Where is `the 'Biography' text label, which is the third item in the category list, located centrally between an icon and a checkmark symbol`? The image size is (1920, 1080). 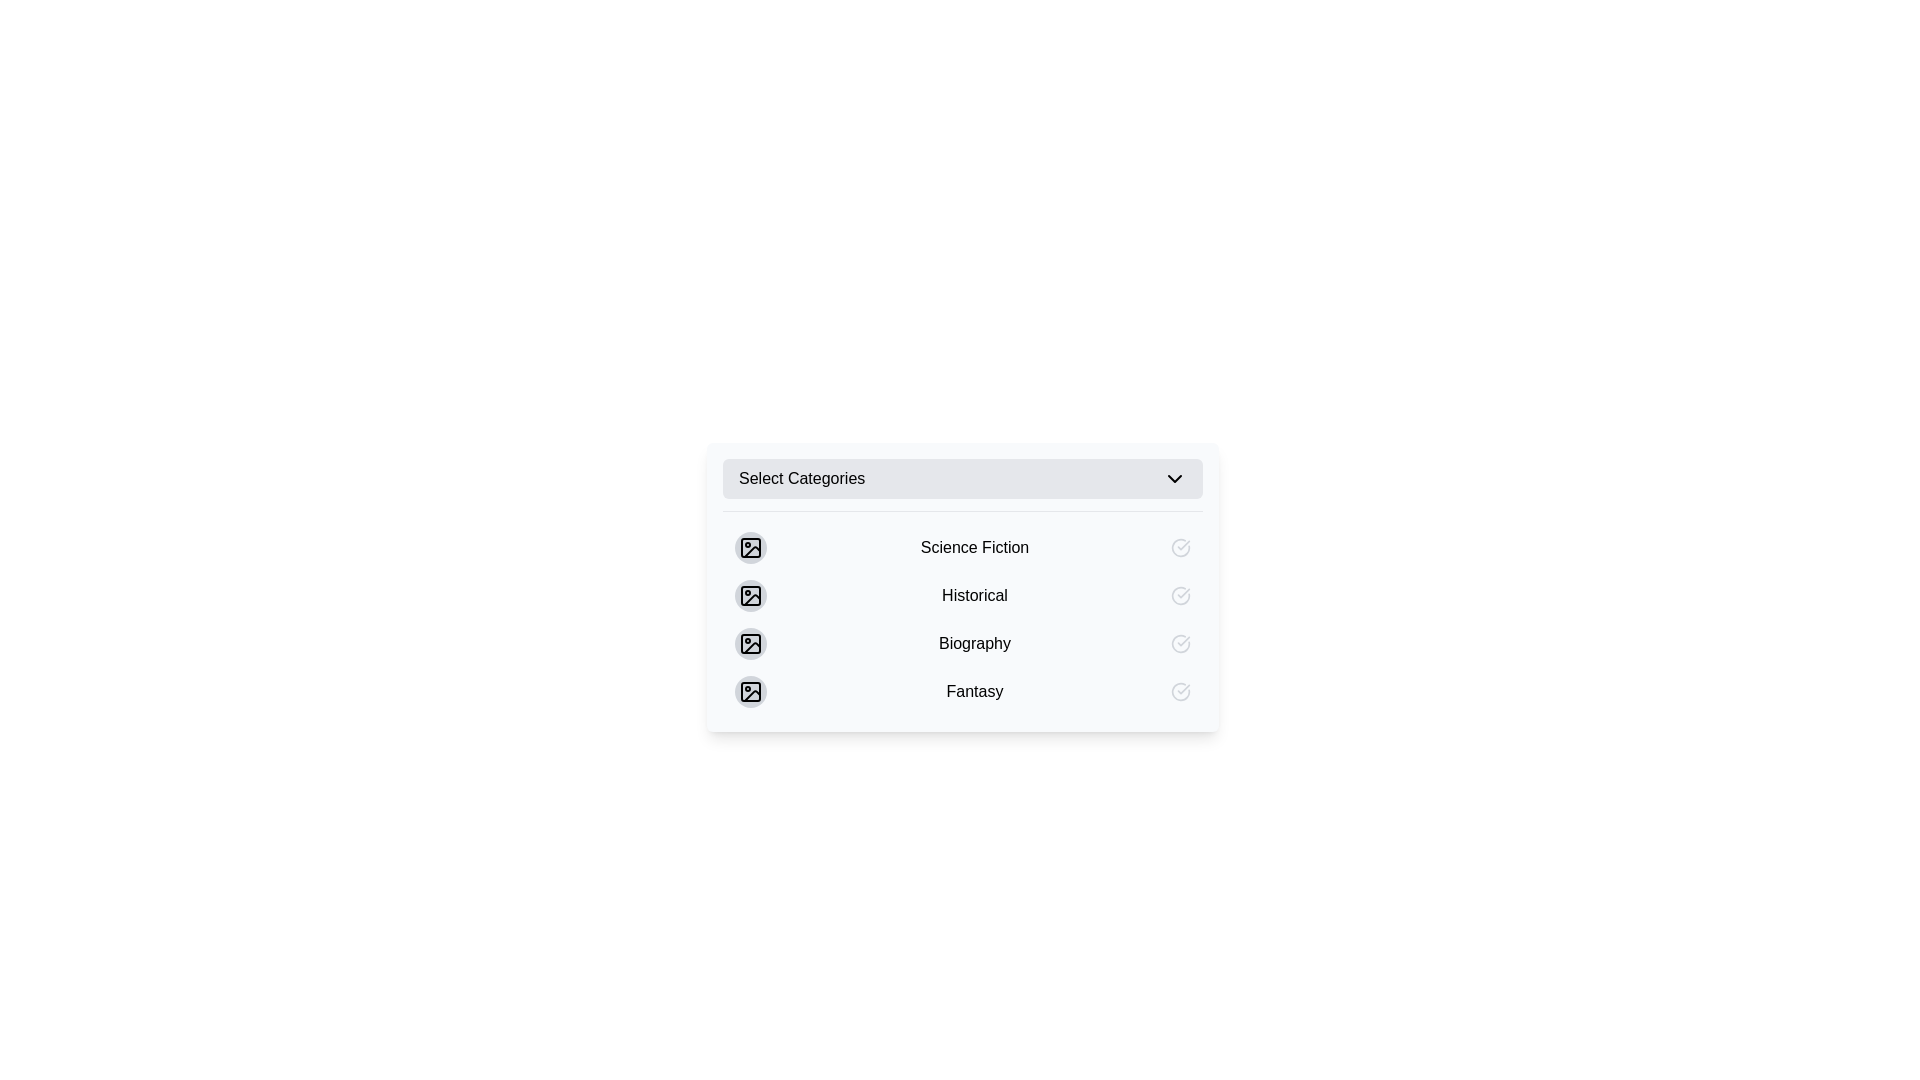
the 'Biography' text label, which is the third item in the category list, located centrally between an icon and a checkmark symbol is located at coordinates (974, 644).